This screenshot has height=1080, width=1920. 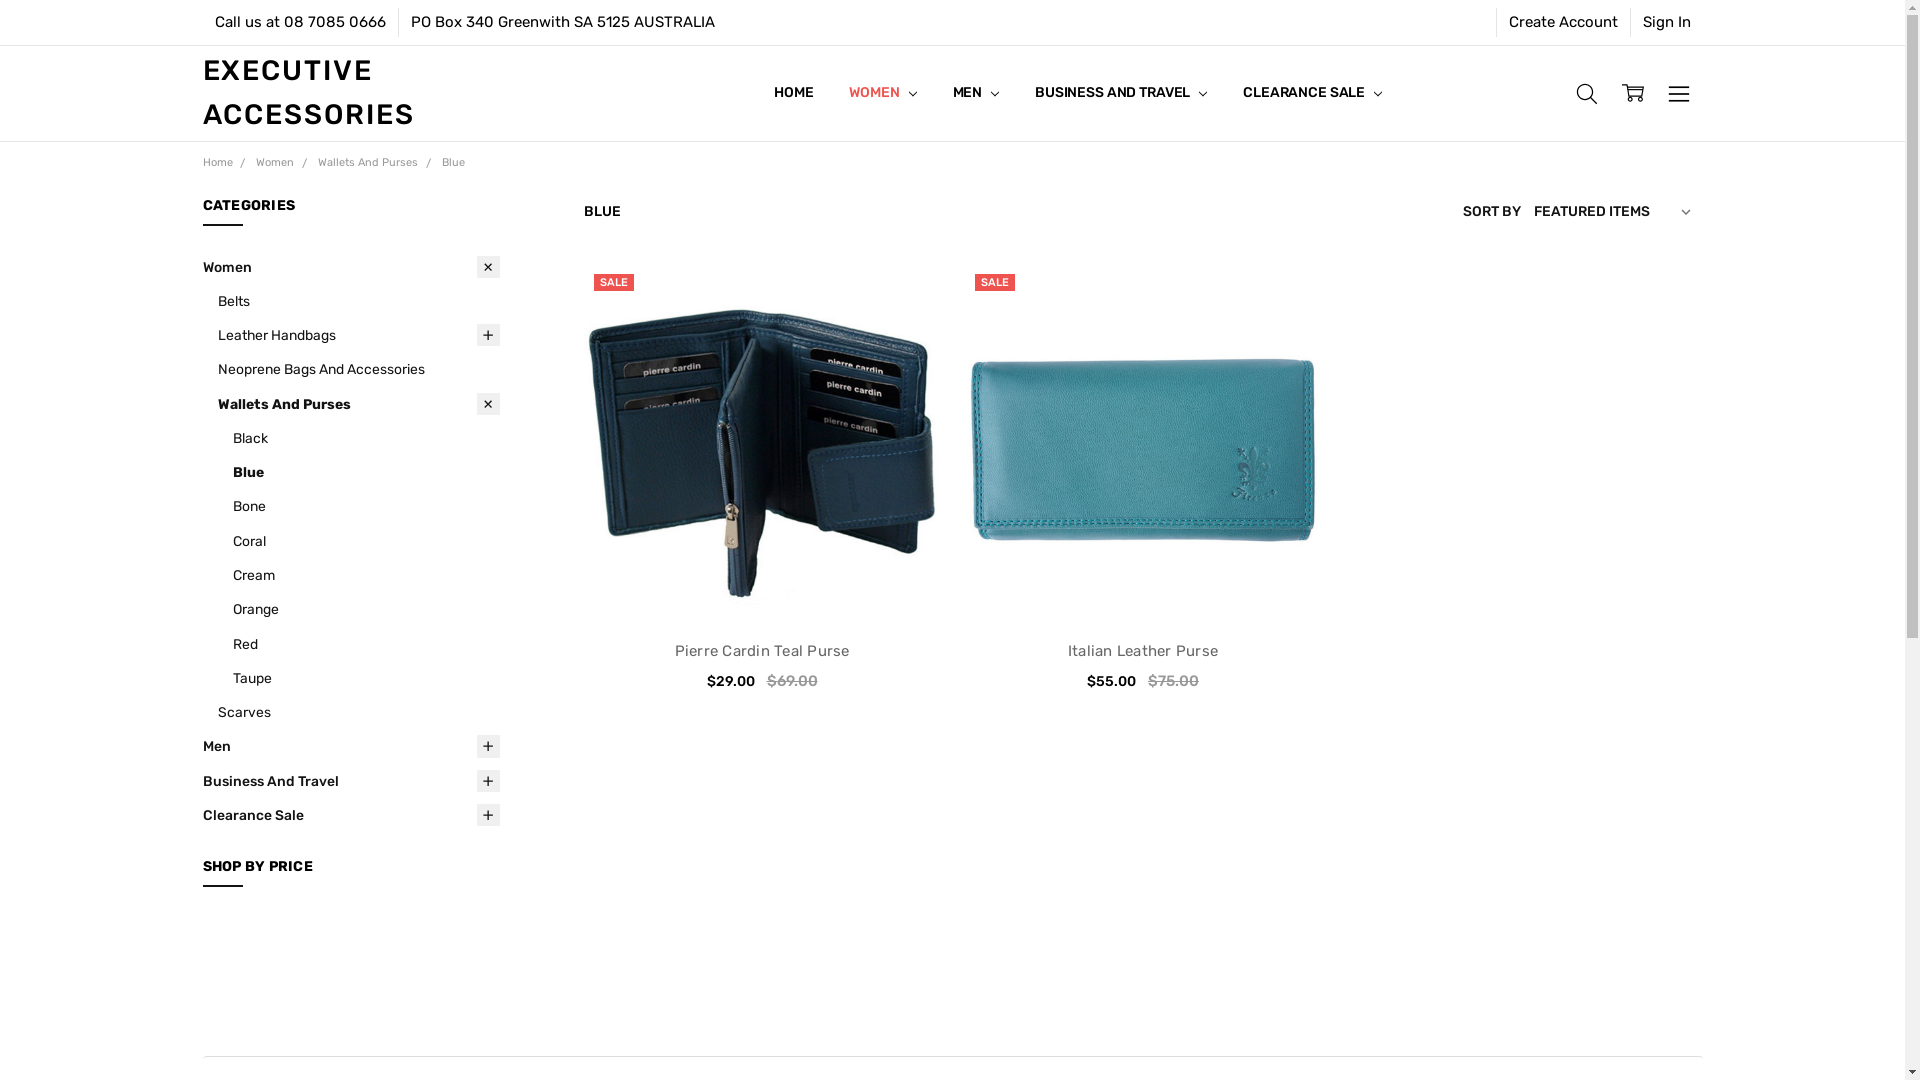 I want to click on 'Turquoise Leather Wallet', so click(x=1142, y=441).